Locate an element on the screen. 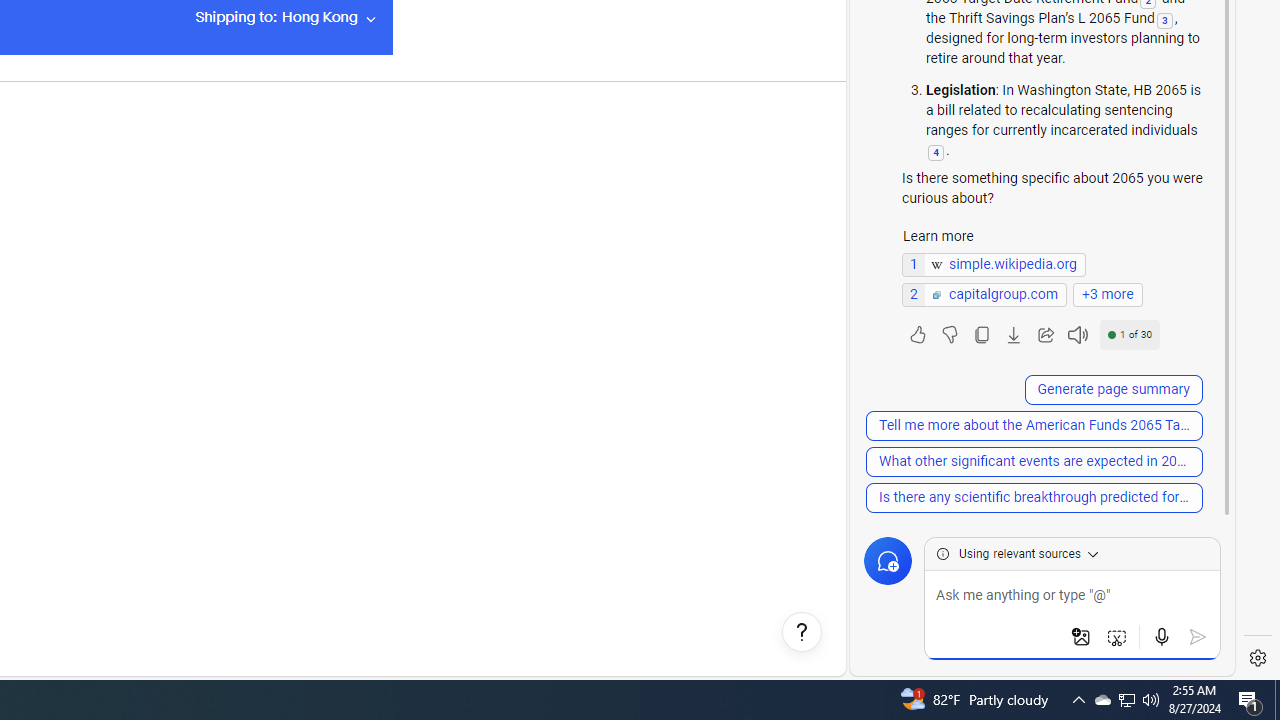 The height and width of the screenshot is (720, 1280). 'Help, opens dialogs' is located at coordinates (801, 632).